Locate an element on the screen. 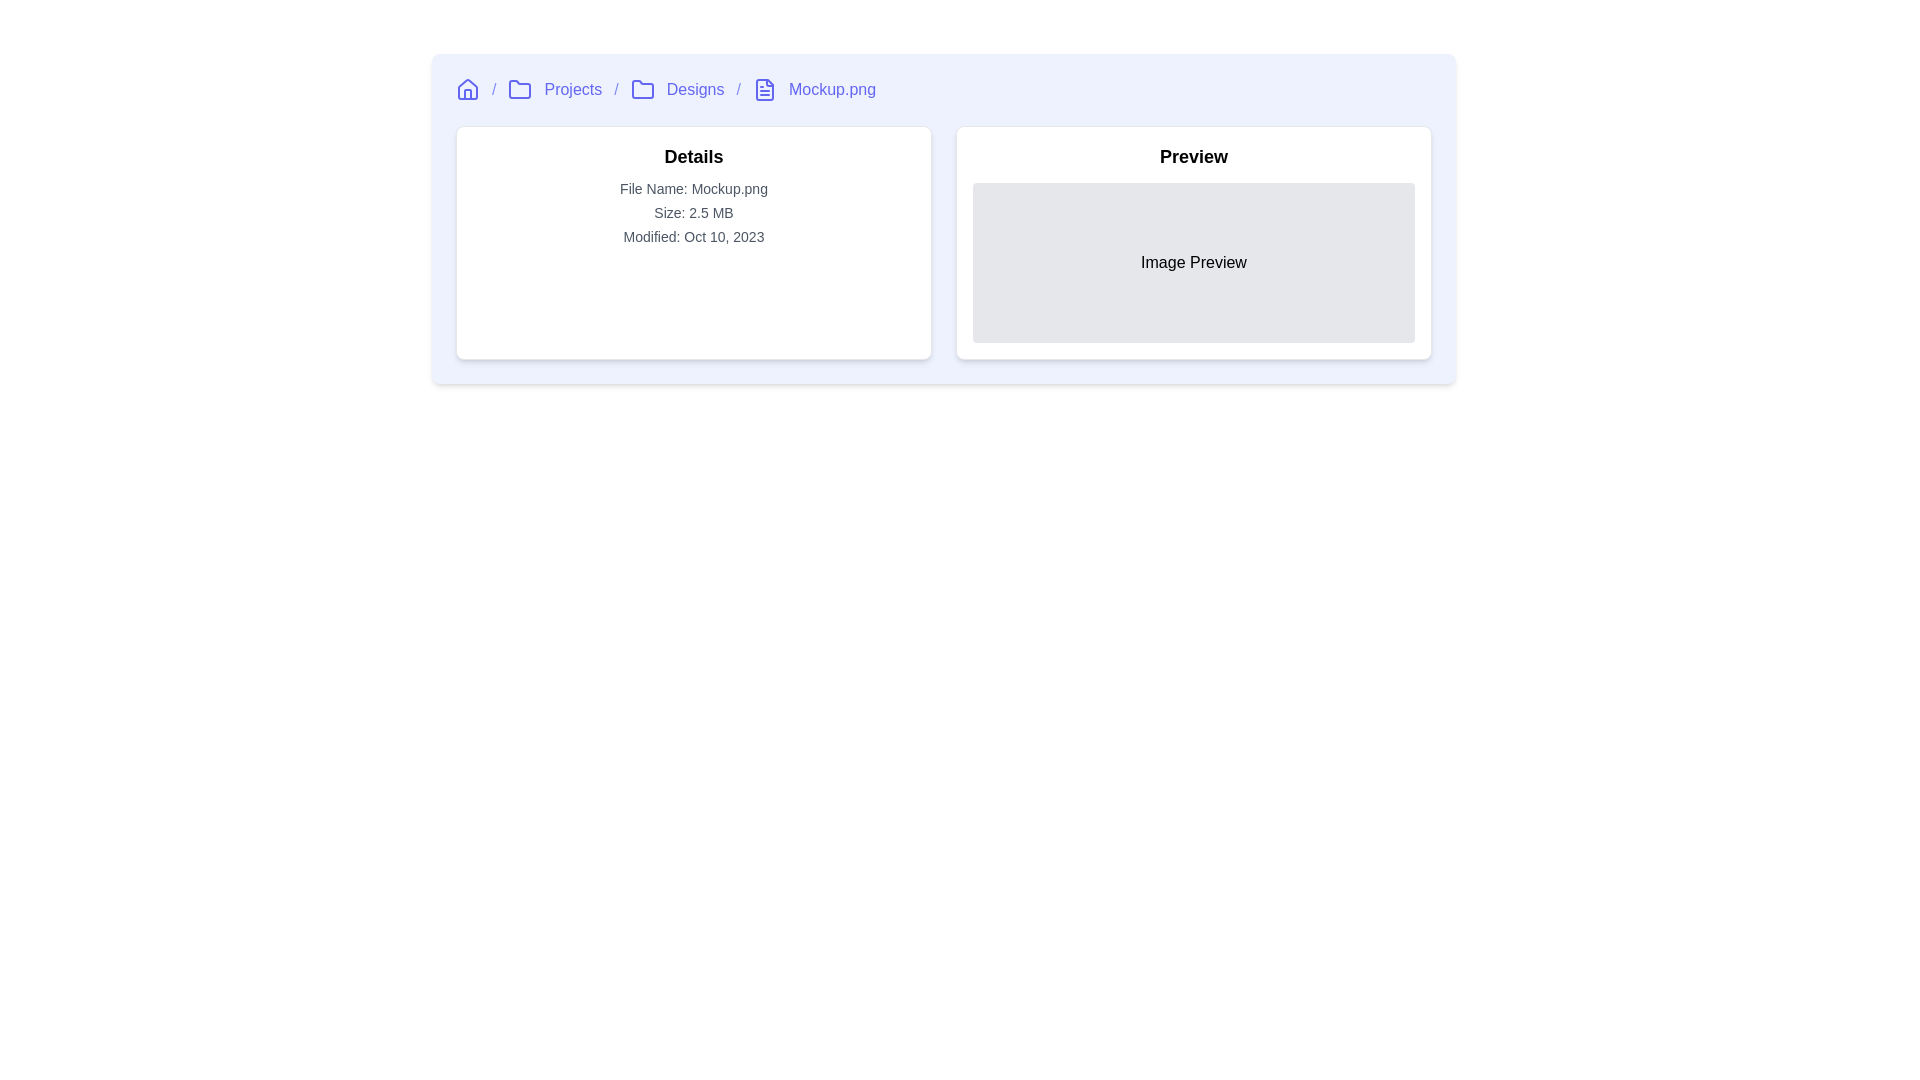  the folder icon in the breadcrumb navigation, which is the second icon following the home icon and before the 'Projects' label is located at coordinates (520, 88).